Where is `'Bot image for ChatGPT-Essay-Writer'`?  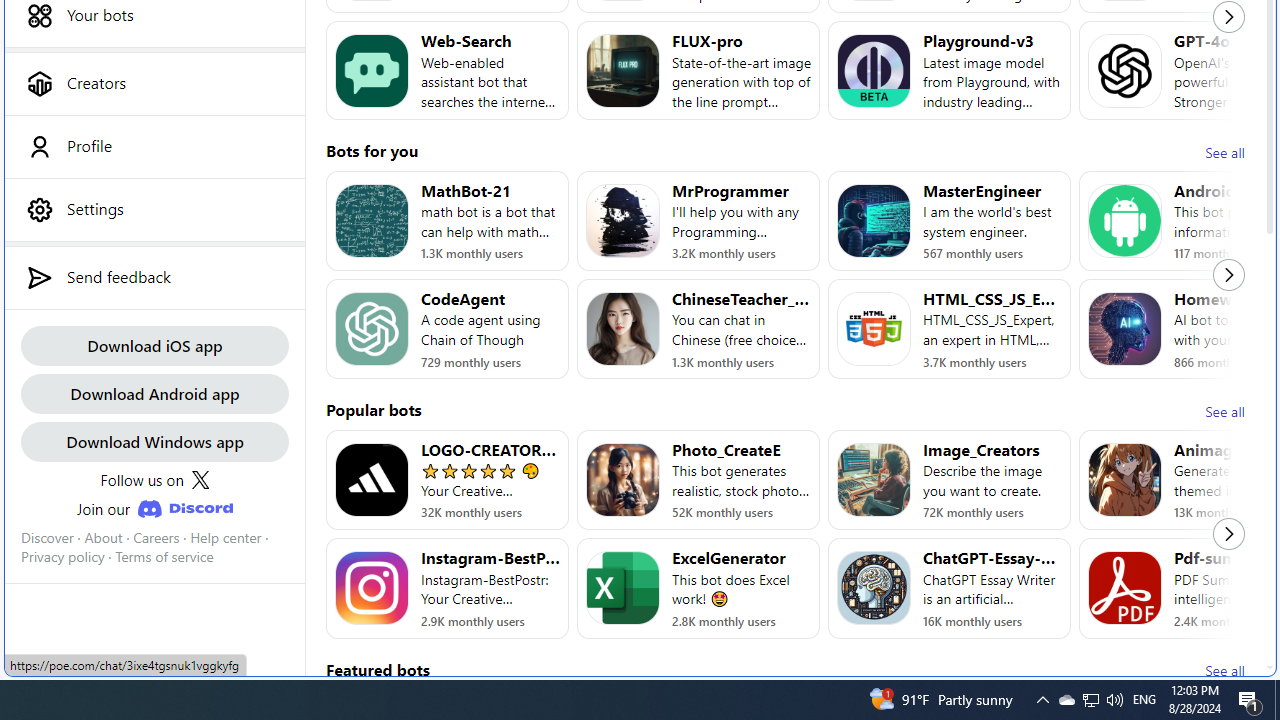 'Bot image for ChatGPT-Essay-Writer' is located at coordinates (874, 587).